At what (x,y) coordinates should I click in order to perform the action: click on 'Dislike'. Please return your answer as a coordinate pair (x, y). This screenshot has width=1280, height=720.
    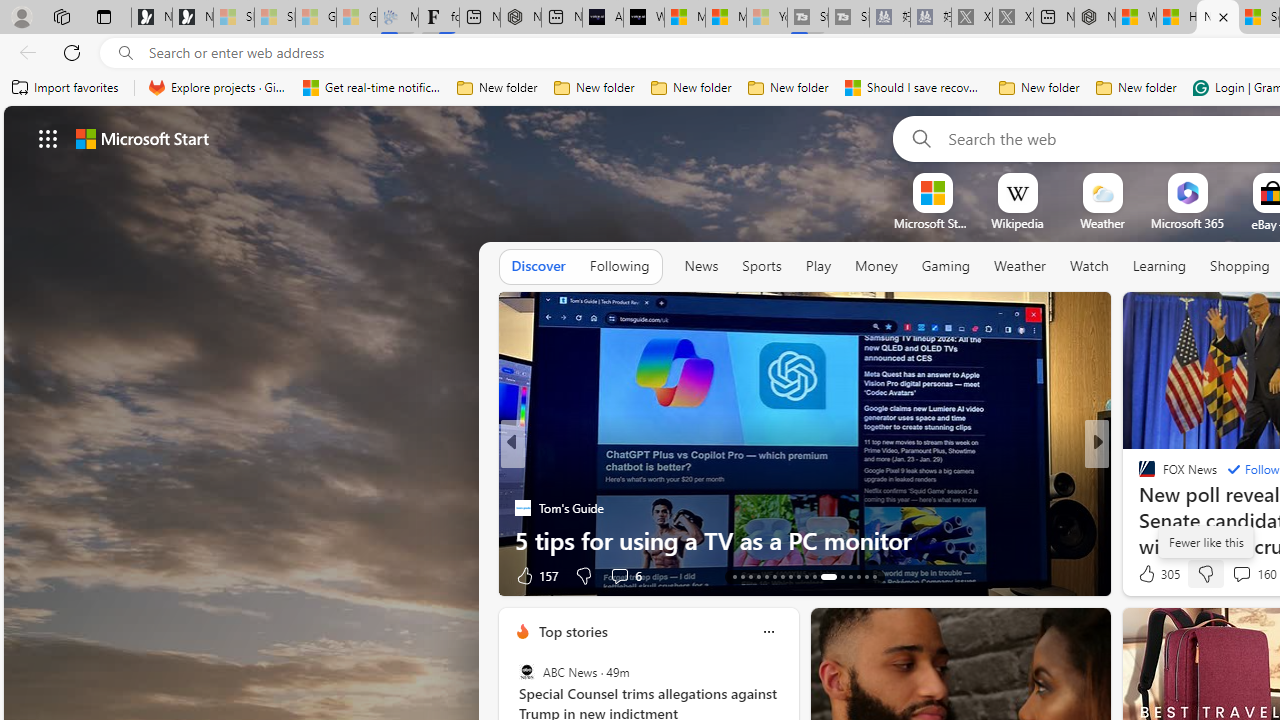
    Looking at the image, I should click on (1204, 574).